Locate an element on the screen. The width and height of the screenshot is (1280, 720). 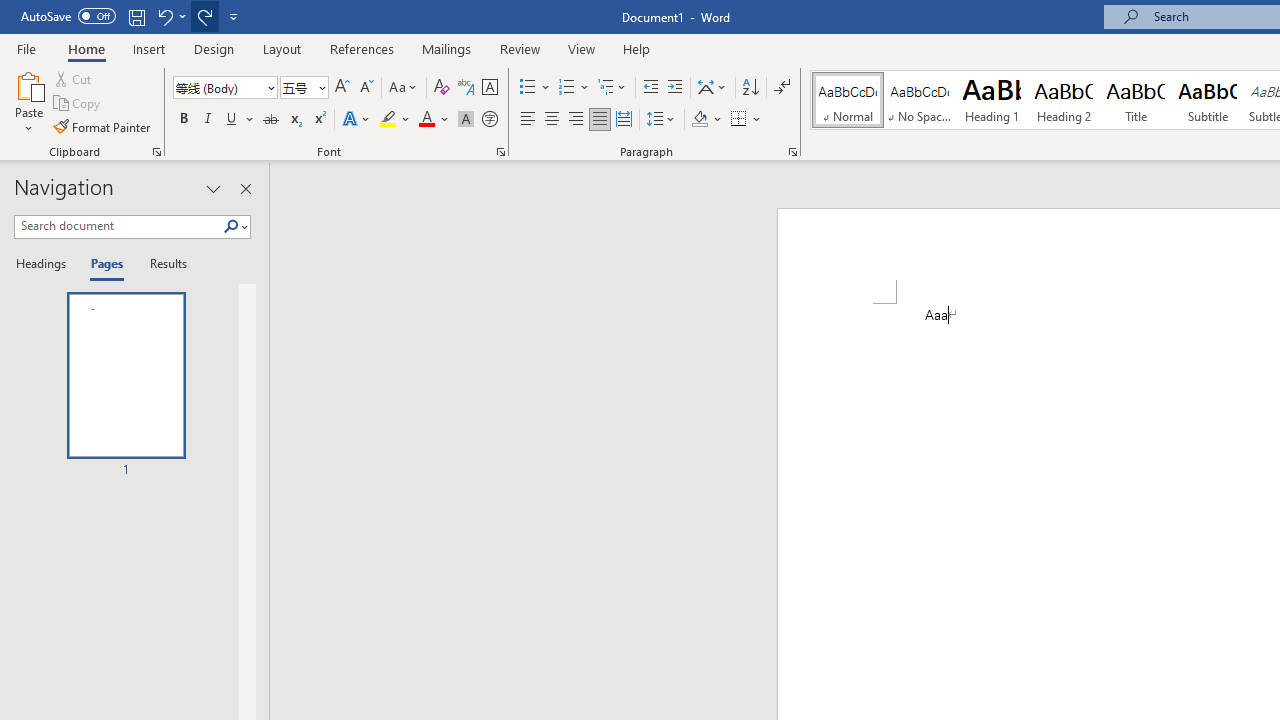
'Font' is located at coordinates (225, 86).